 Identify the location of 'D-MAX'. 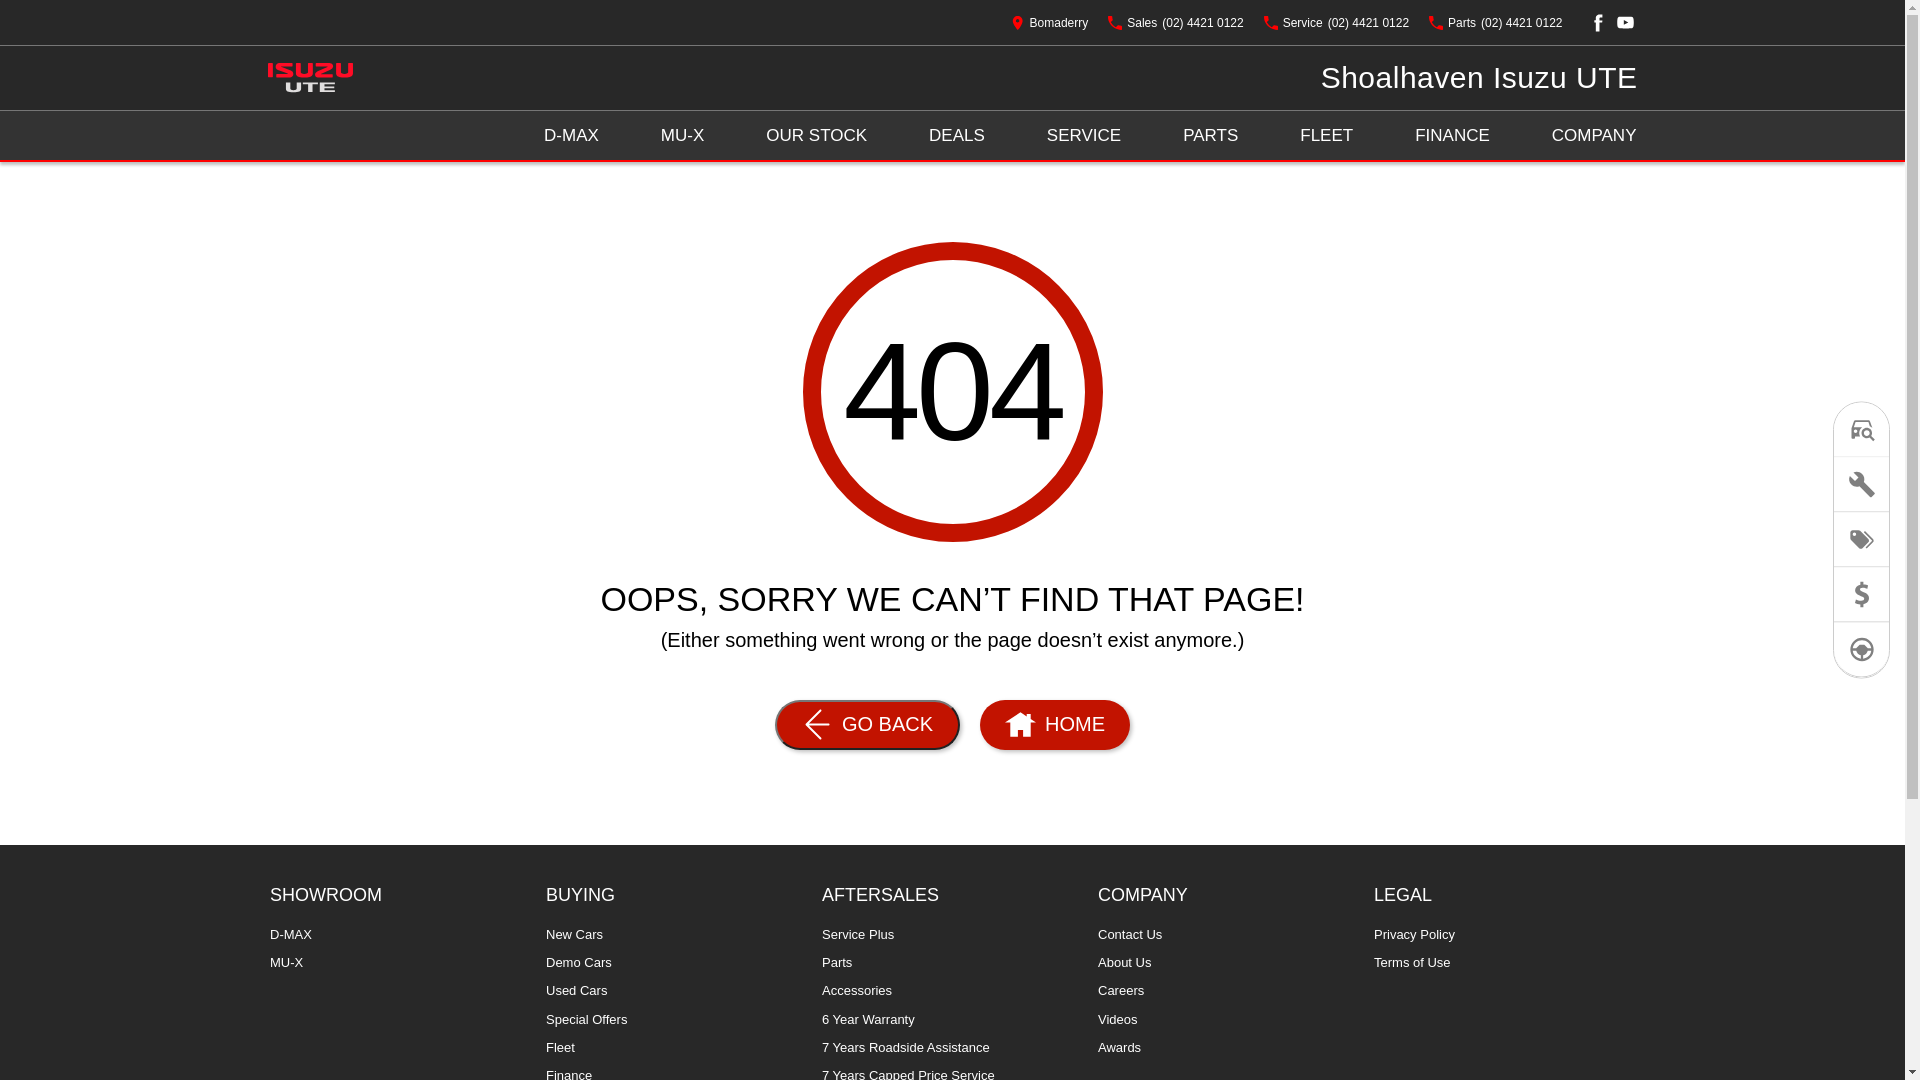
(290, 940).